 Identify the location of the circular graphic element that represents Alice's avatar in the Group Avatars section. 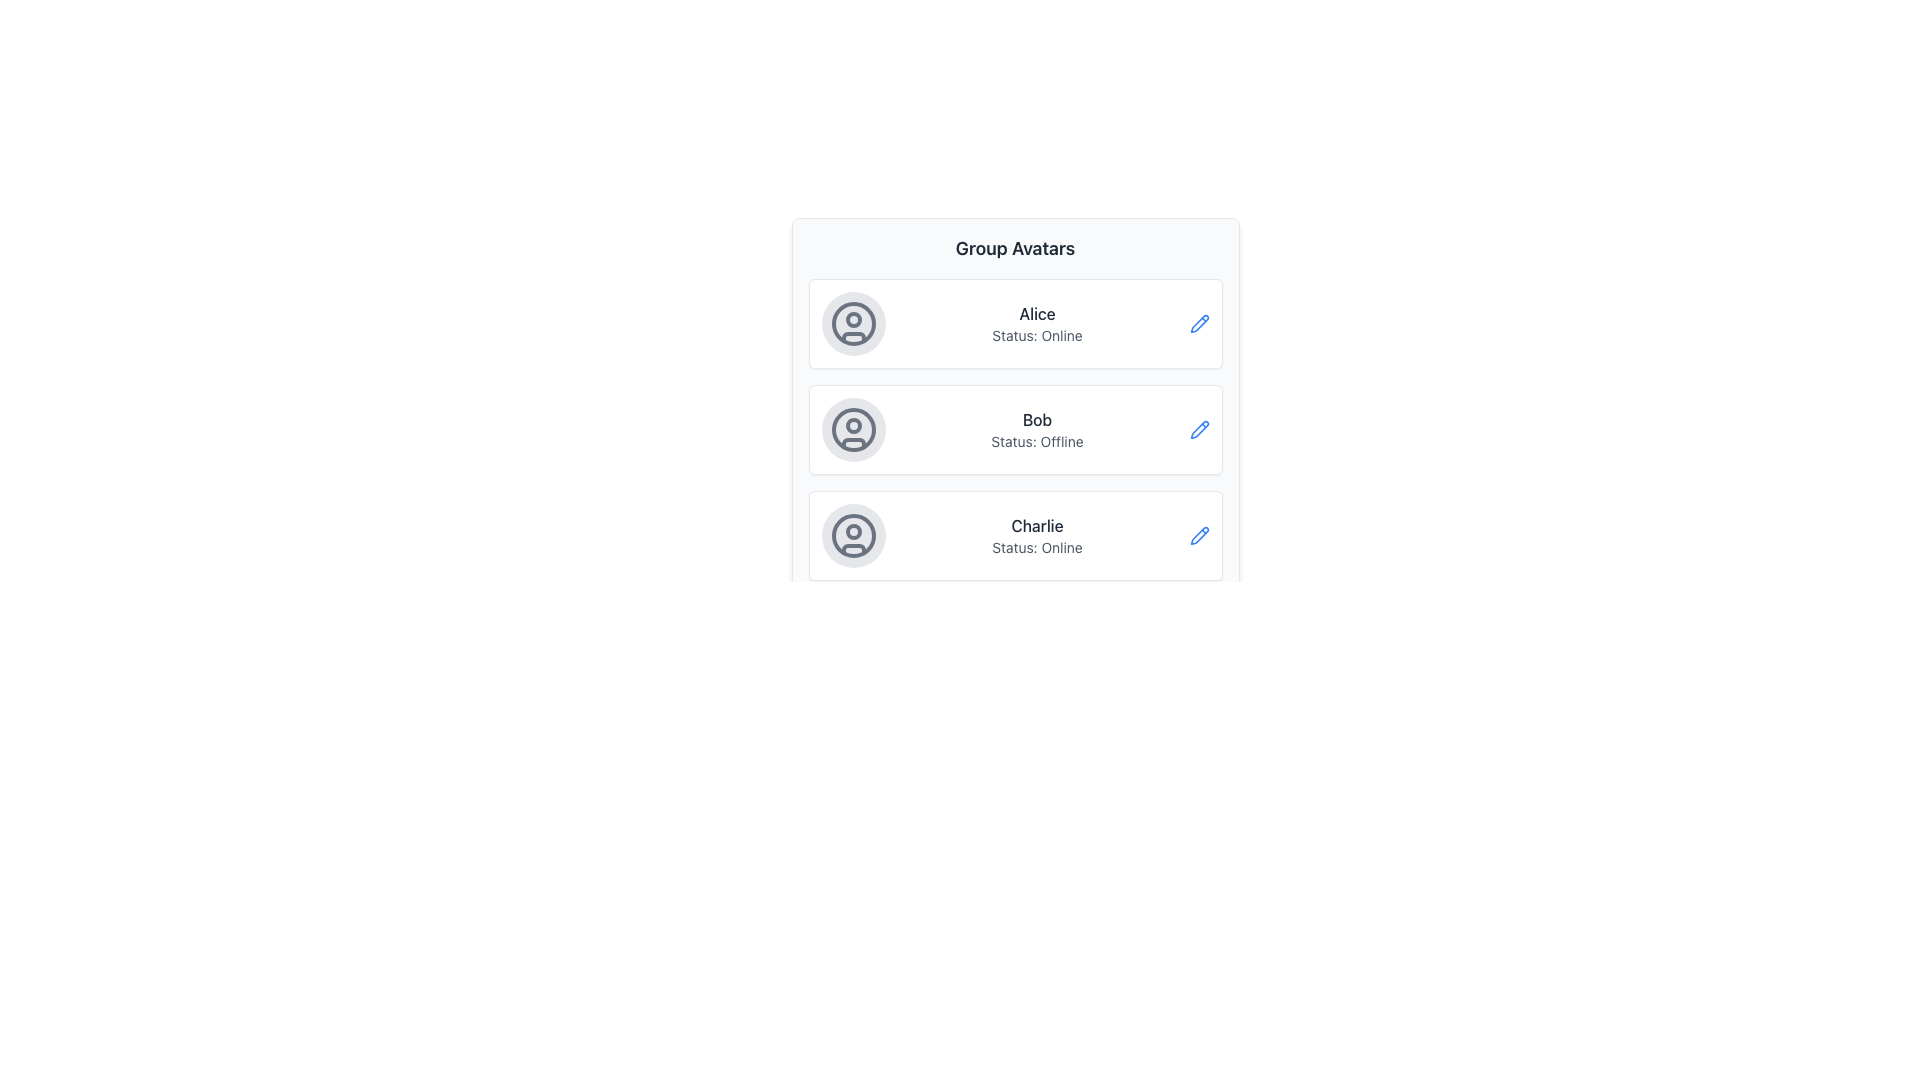
(853, 323).